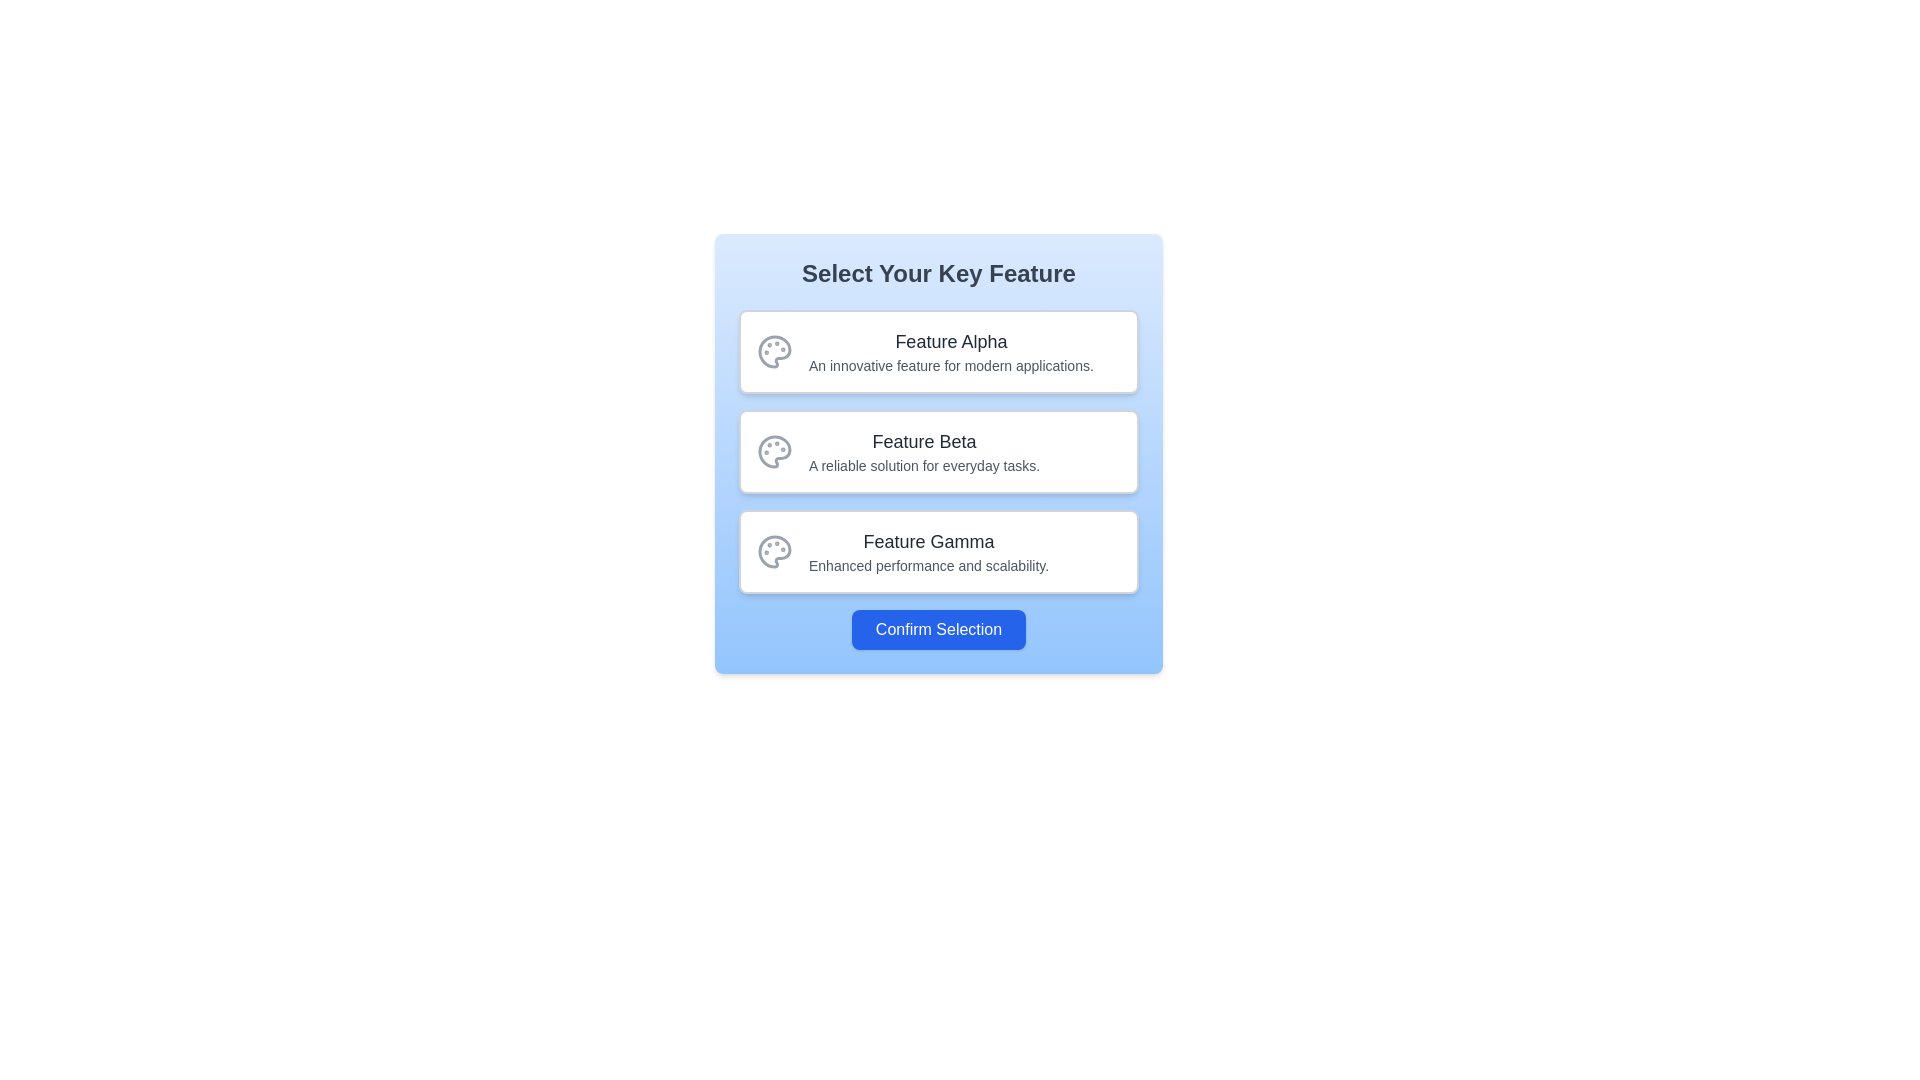 The image size is (1920, 1080). Describe the element at coordinates (938, 273) in the screenshot. I see `the Text Label that serves as the title for the selection interface, which is located at the top of a card with a gradient background` at that location.